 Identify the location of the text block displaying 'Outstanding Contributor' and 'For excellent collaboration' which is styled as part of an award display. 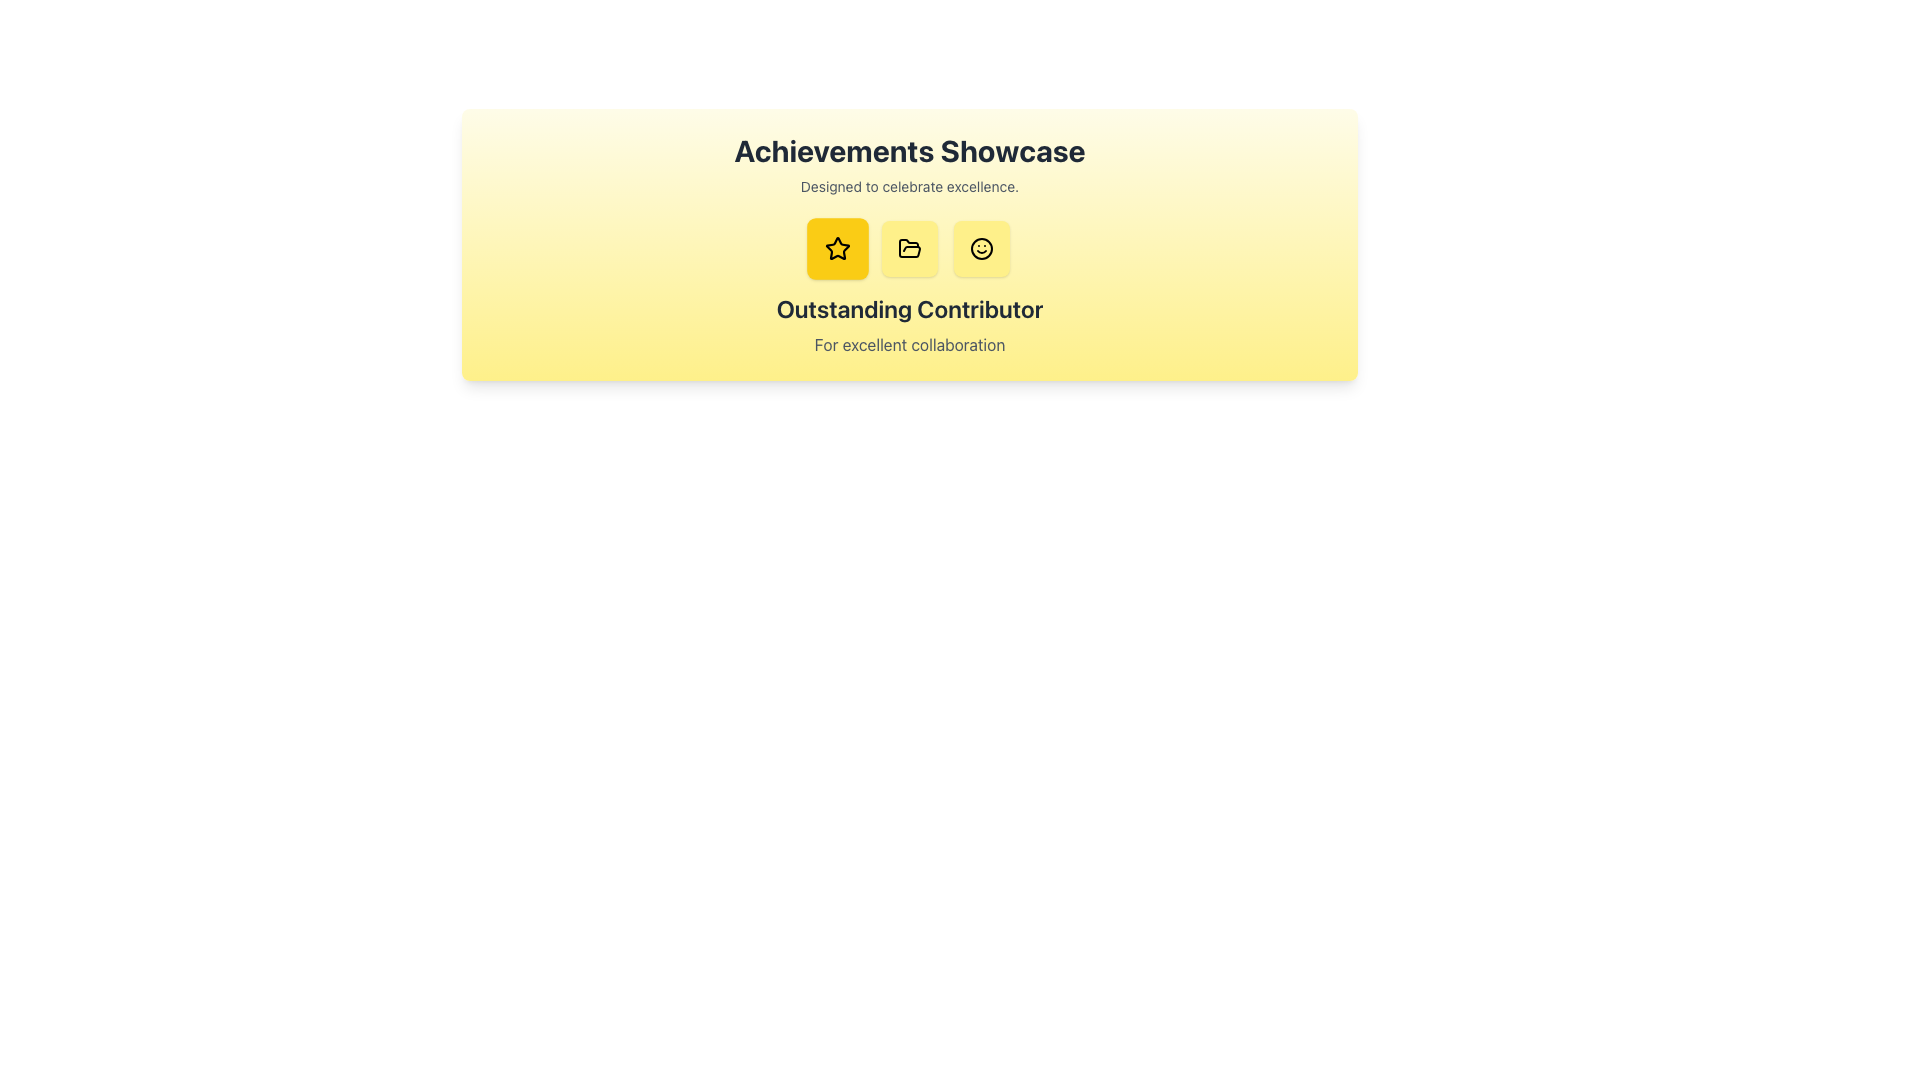
(909, 323).